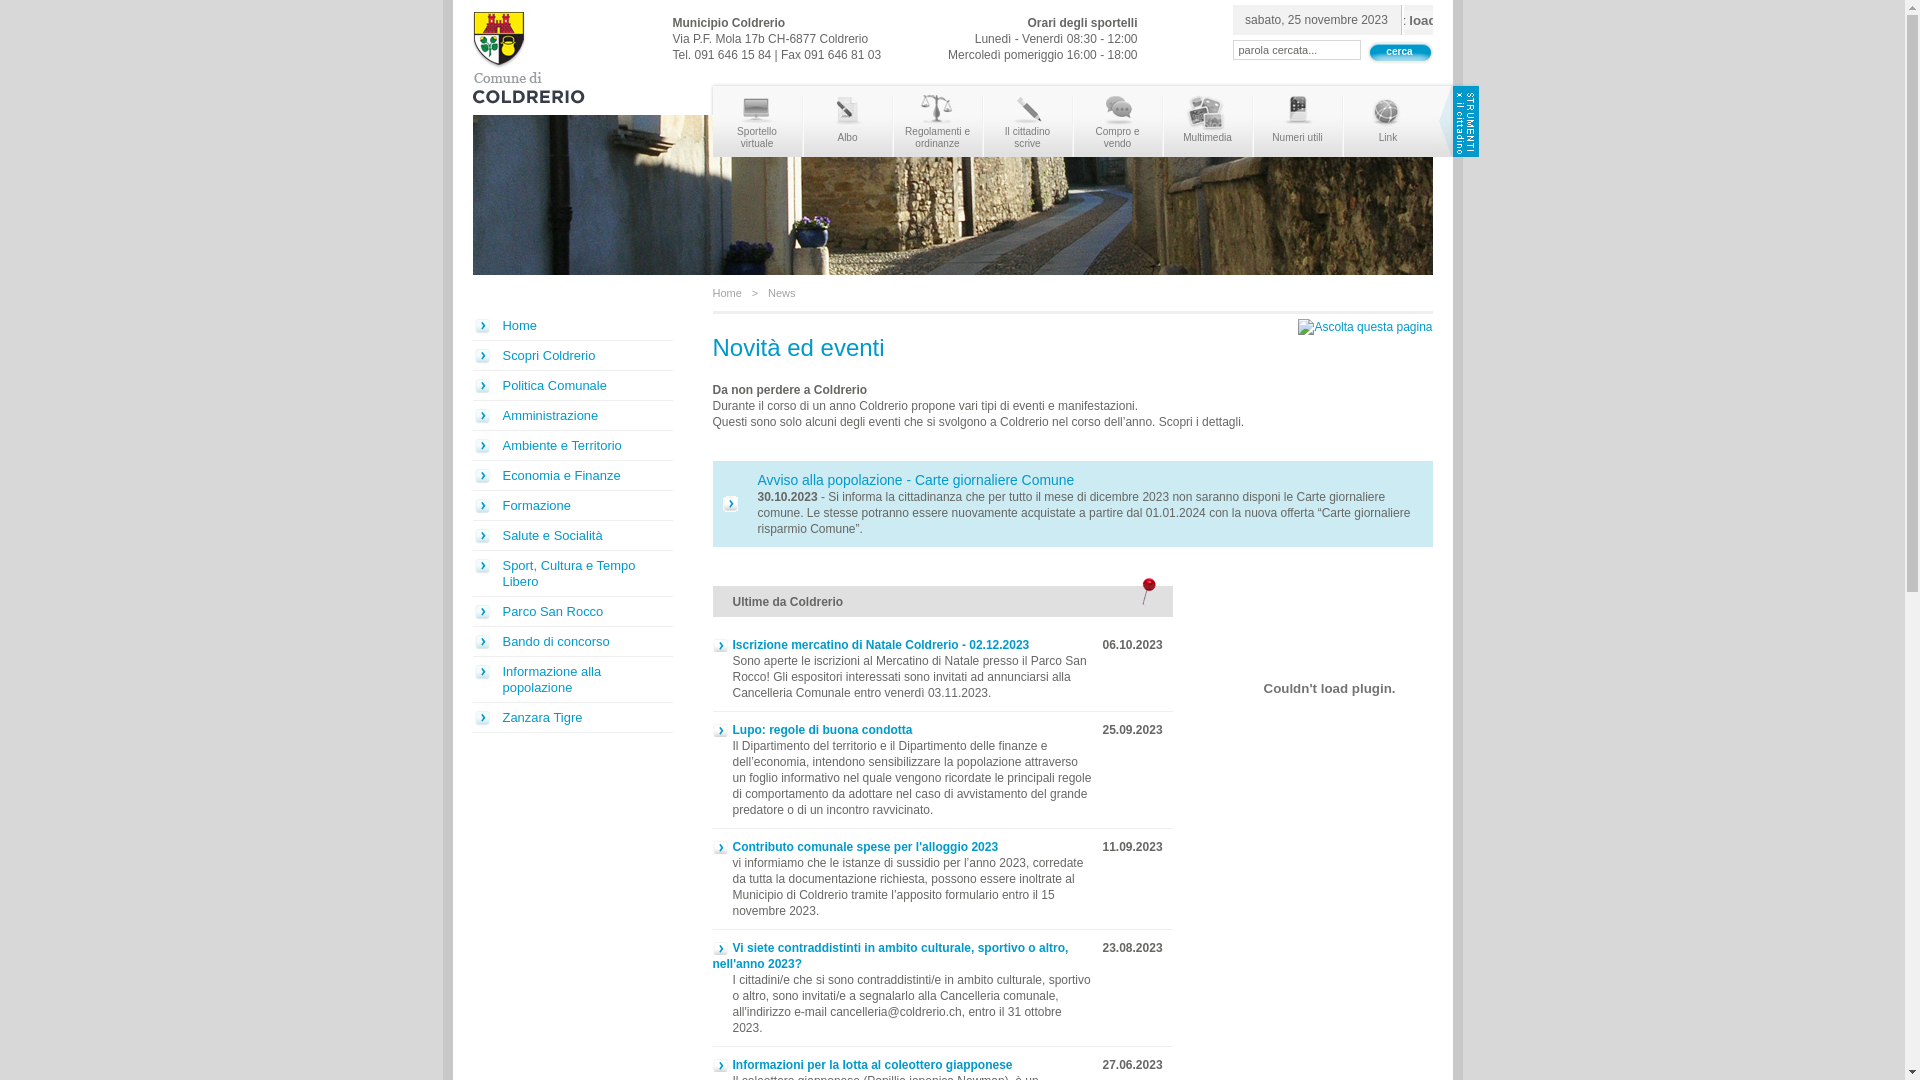 The image size is (1920, 1080). What do you see at coordinates (570, 504) in the screenshot?
I see `'Formazione'` at bounding box center [570, 504].